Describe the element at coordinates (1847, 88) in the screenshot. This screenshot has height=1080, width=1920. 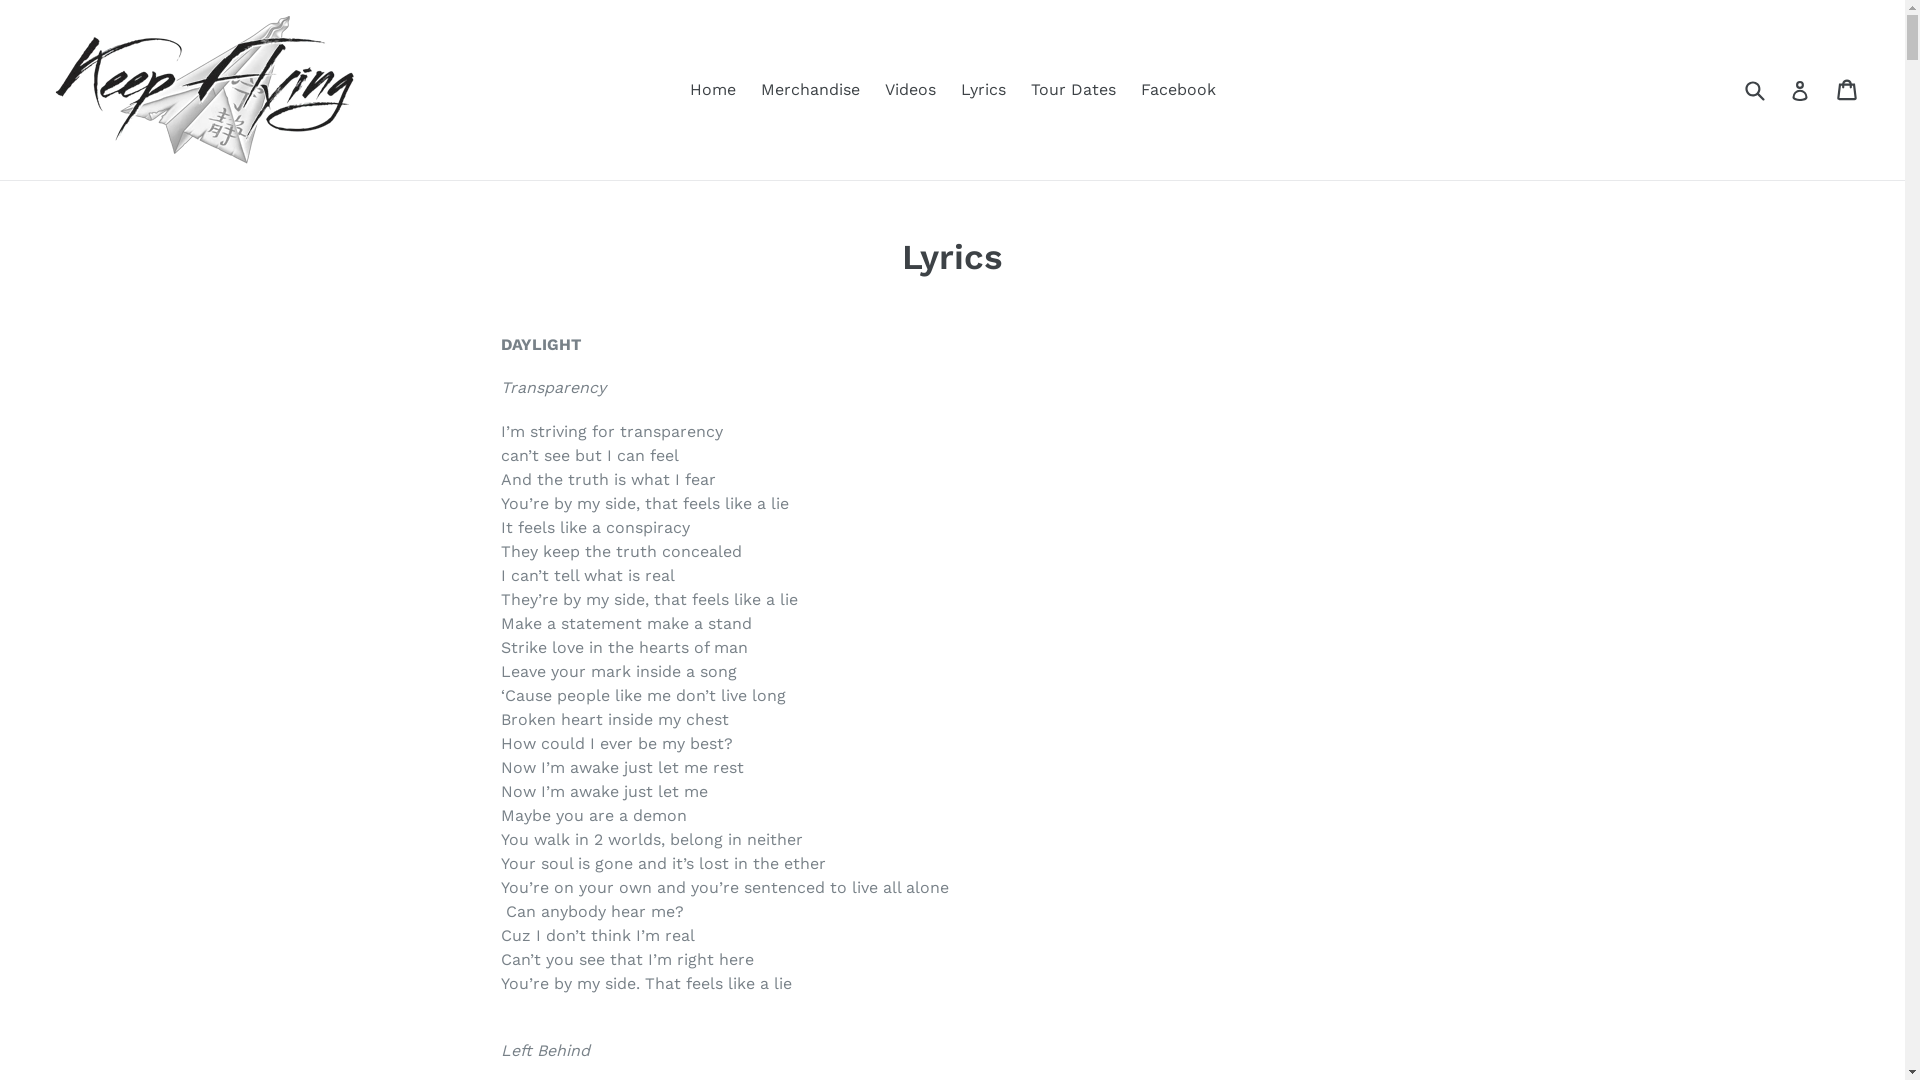
I see `'Cart` at that location.